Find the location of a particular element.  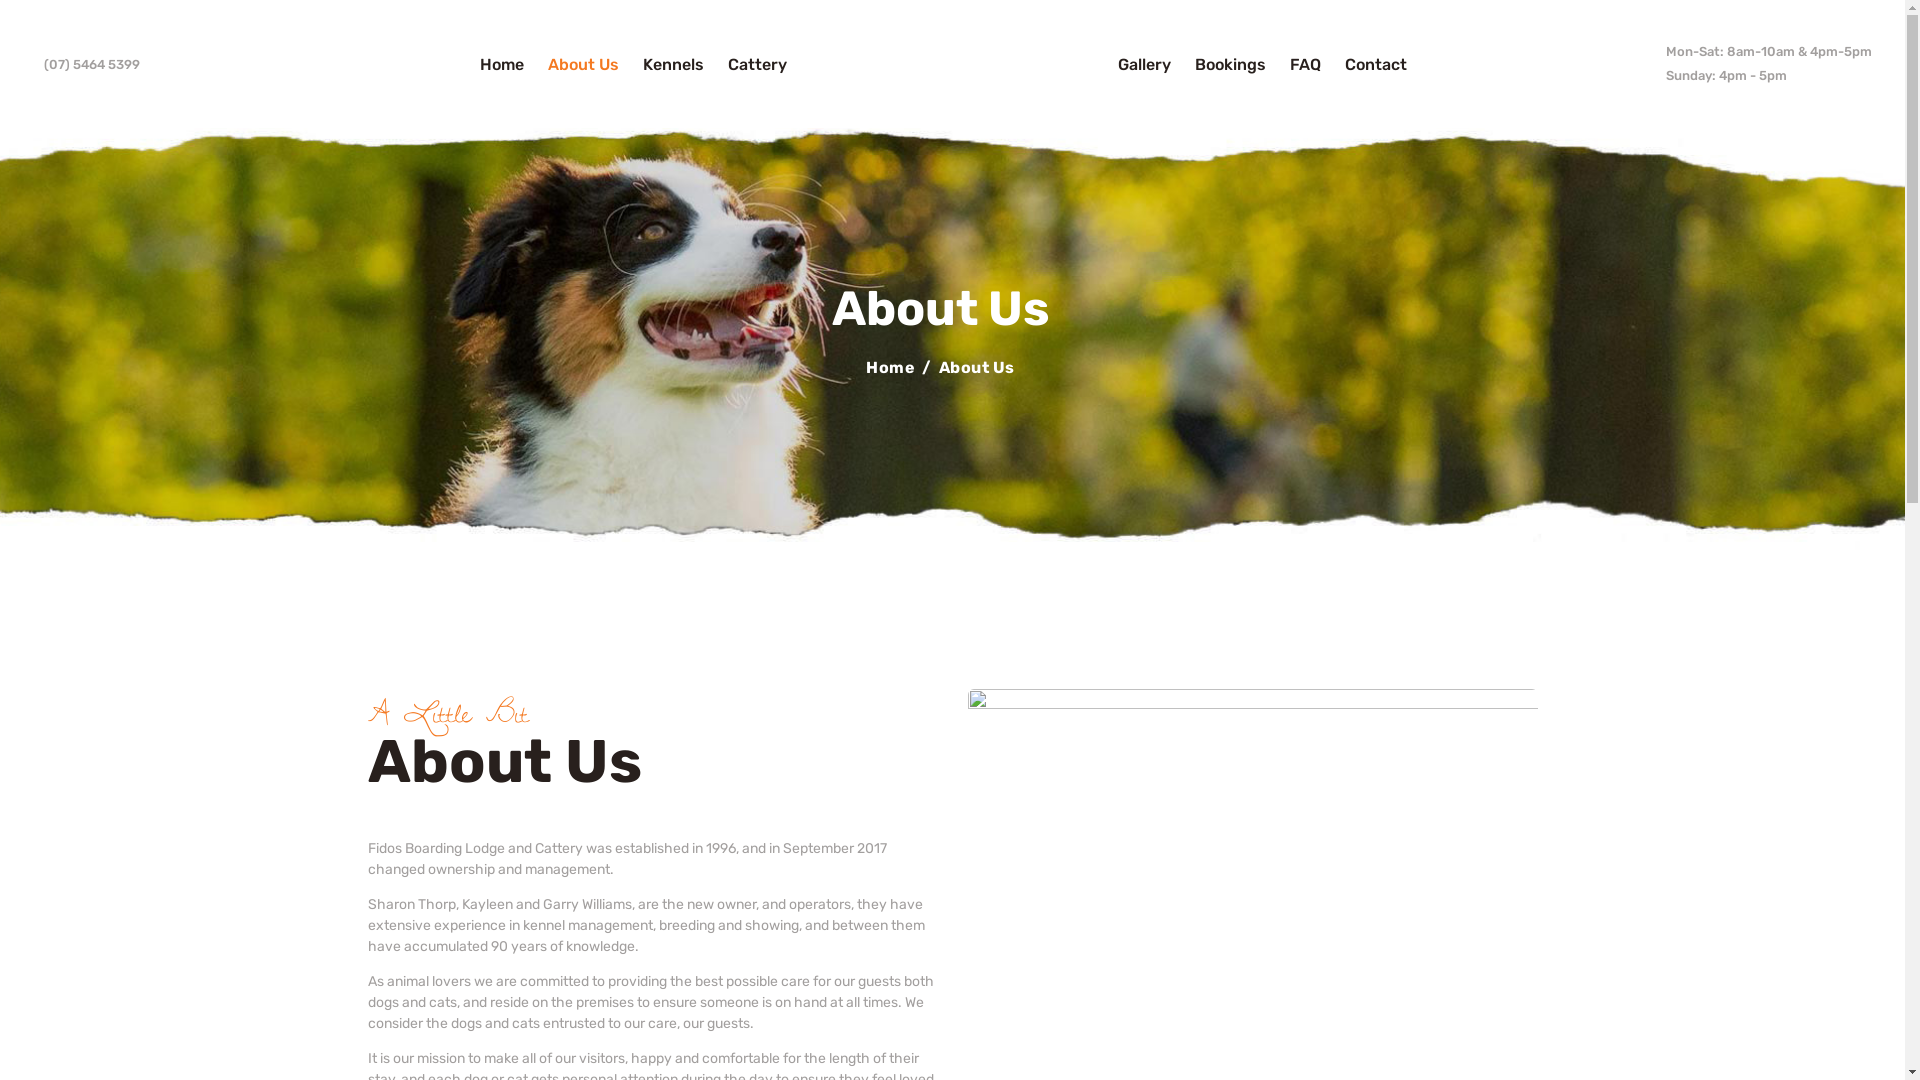

'Gallery' is located at coordinates (1144, 63).